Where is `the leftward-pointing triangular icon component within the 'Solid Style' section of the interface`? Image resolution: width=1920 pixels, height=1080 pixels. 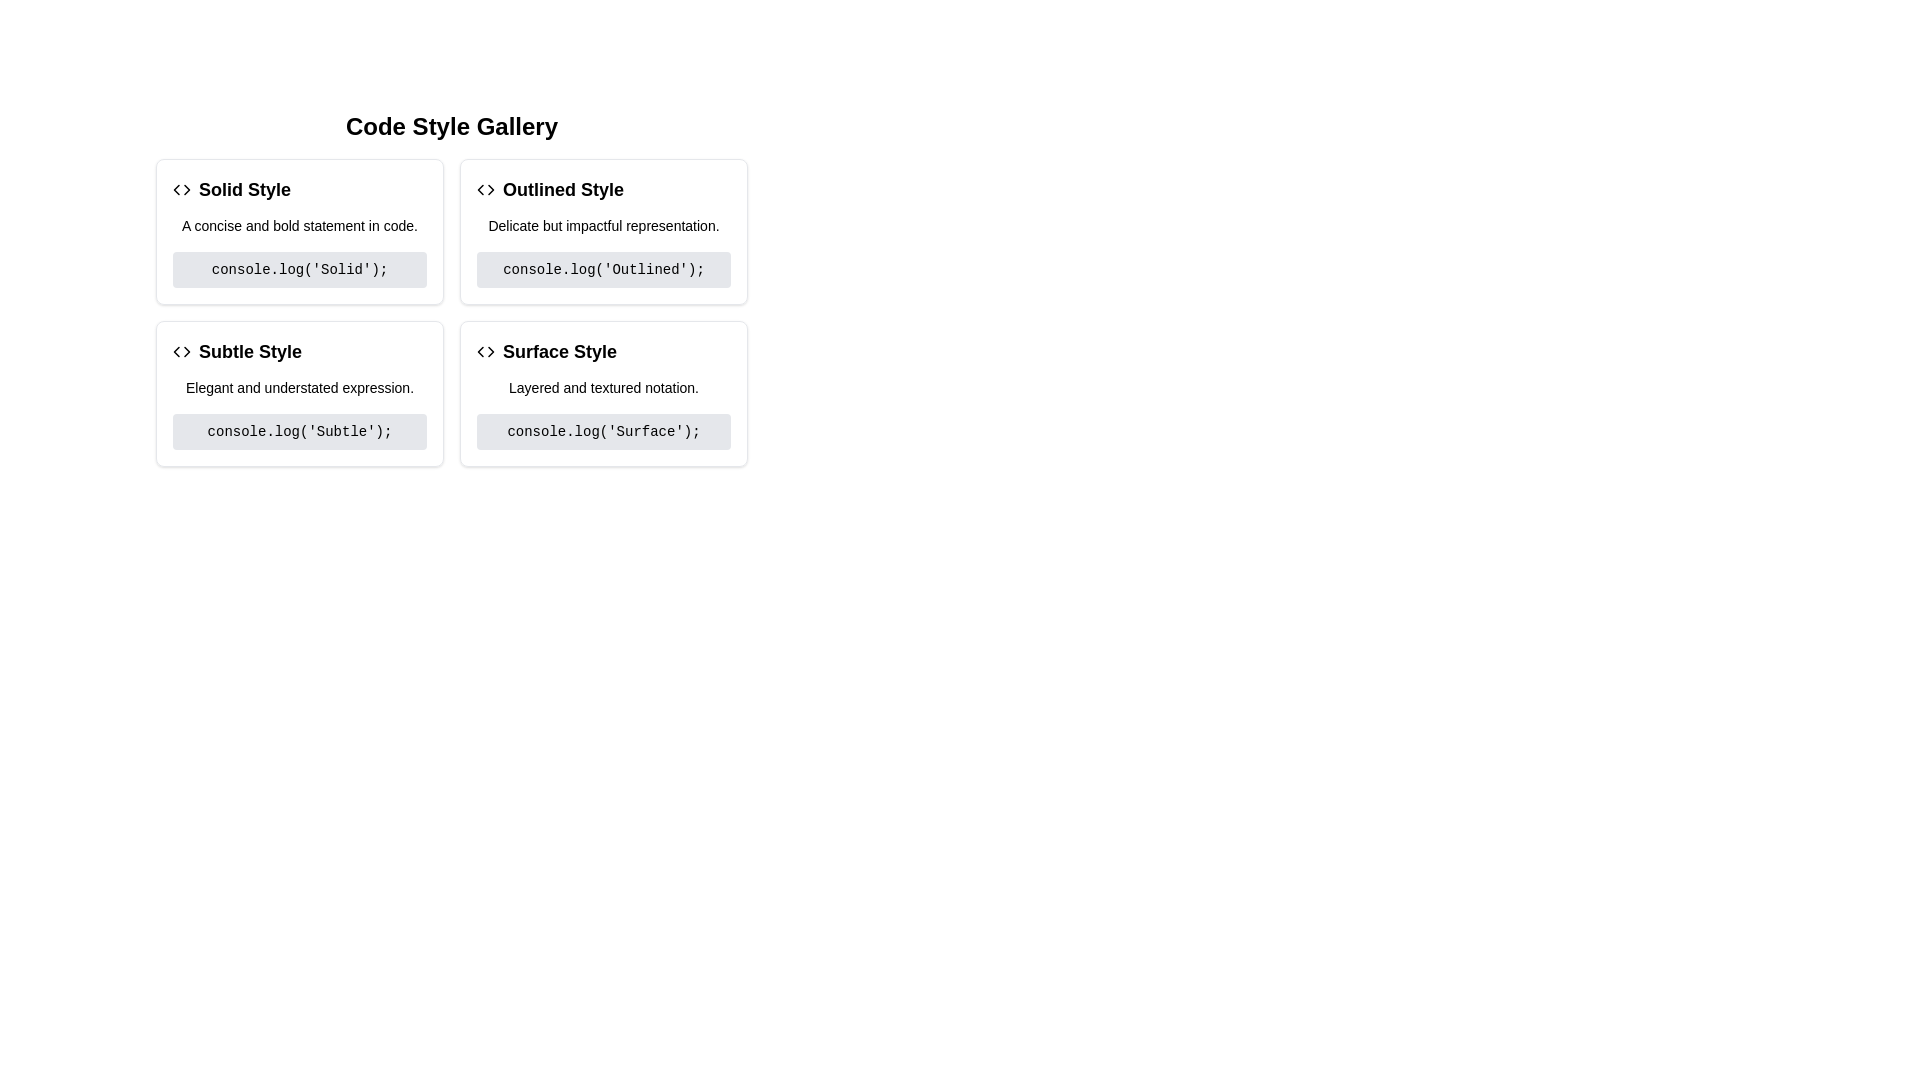
the leftward-pointing triangular icon component within the 'Solid Style' section of the interface is located at coordinates (176, 189).